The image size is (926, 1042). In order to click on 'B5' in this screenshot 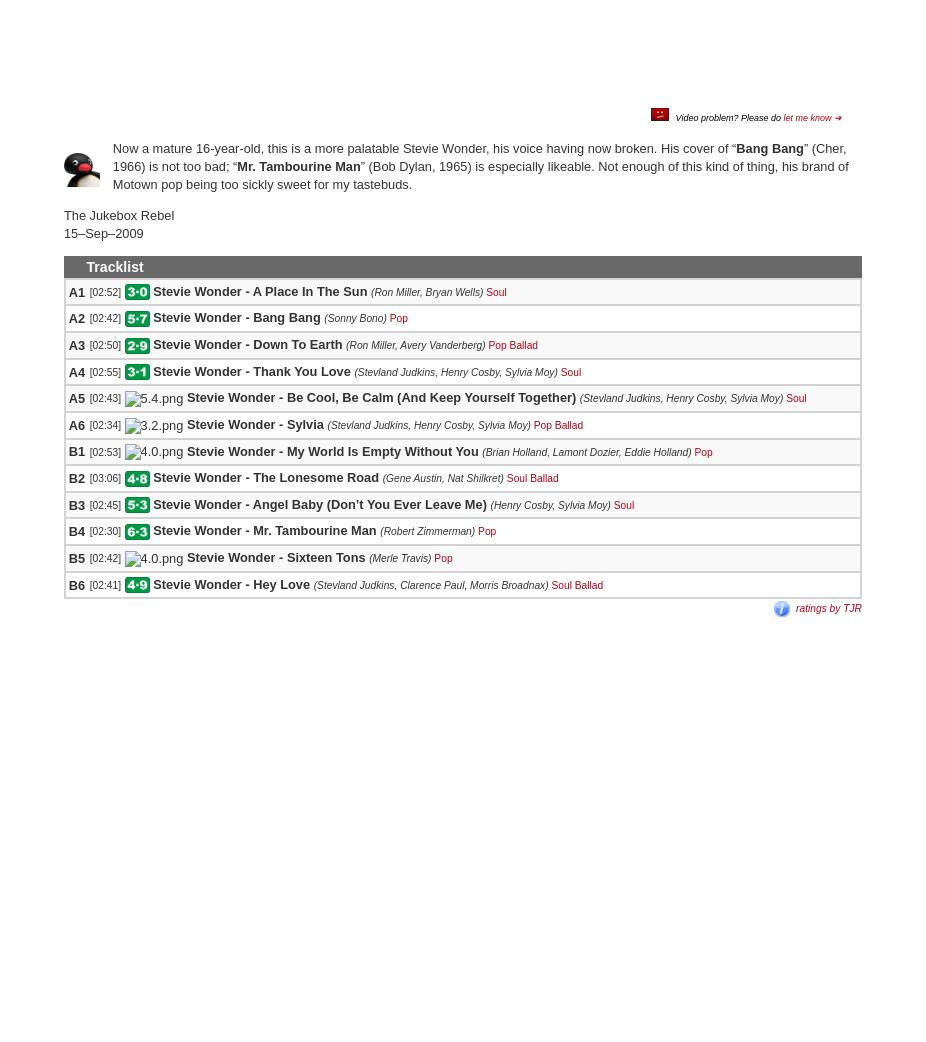, I will do `click(75, 556)`.